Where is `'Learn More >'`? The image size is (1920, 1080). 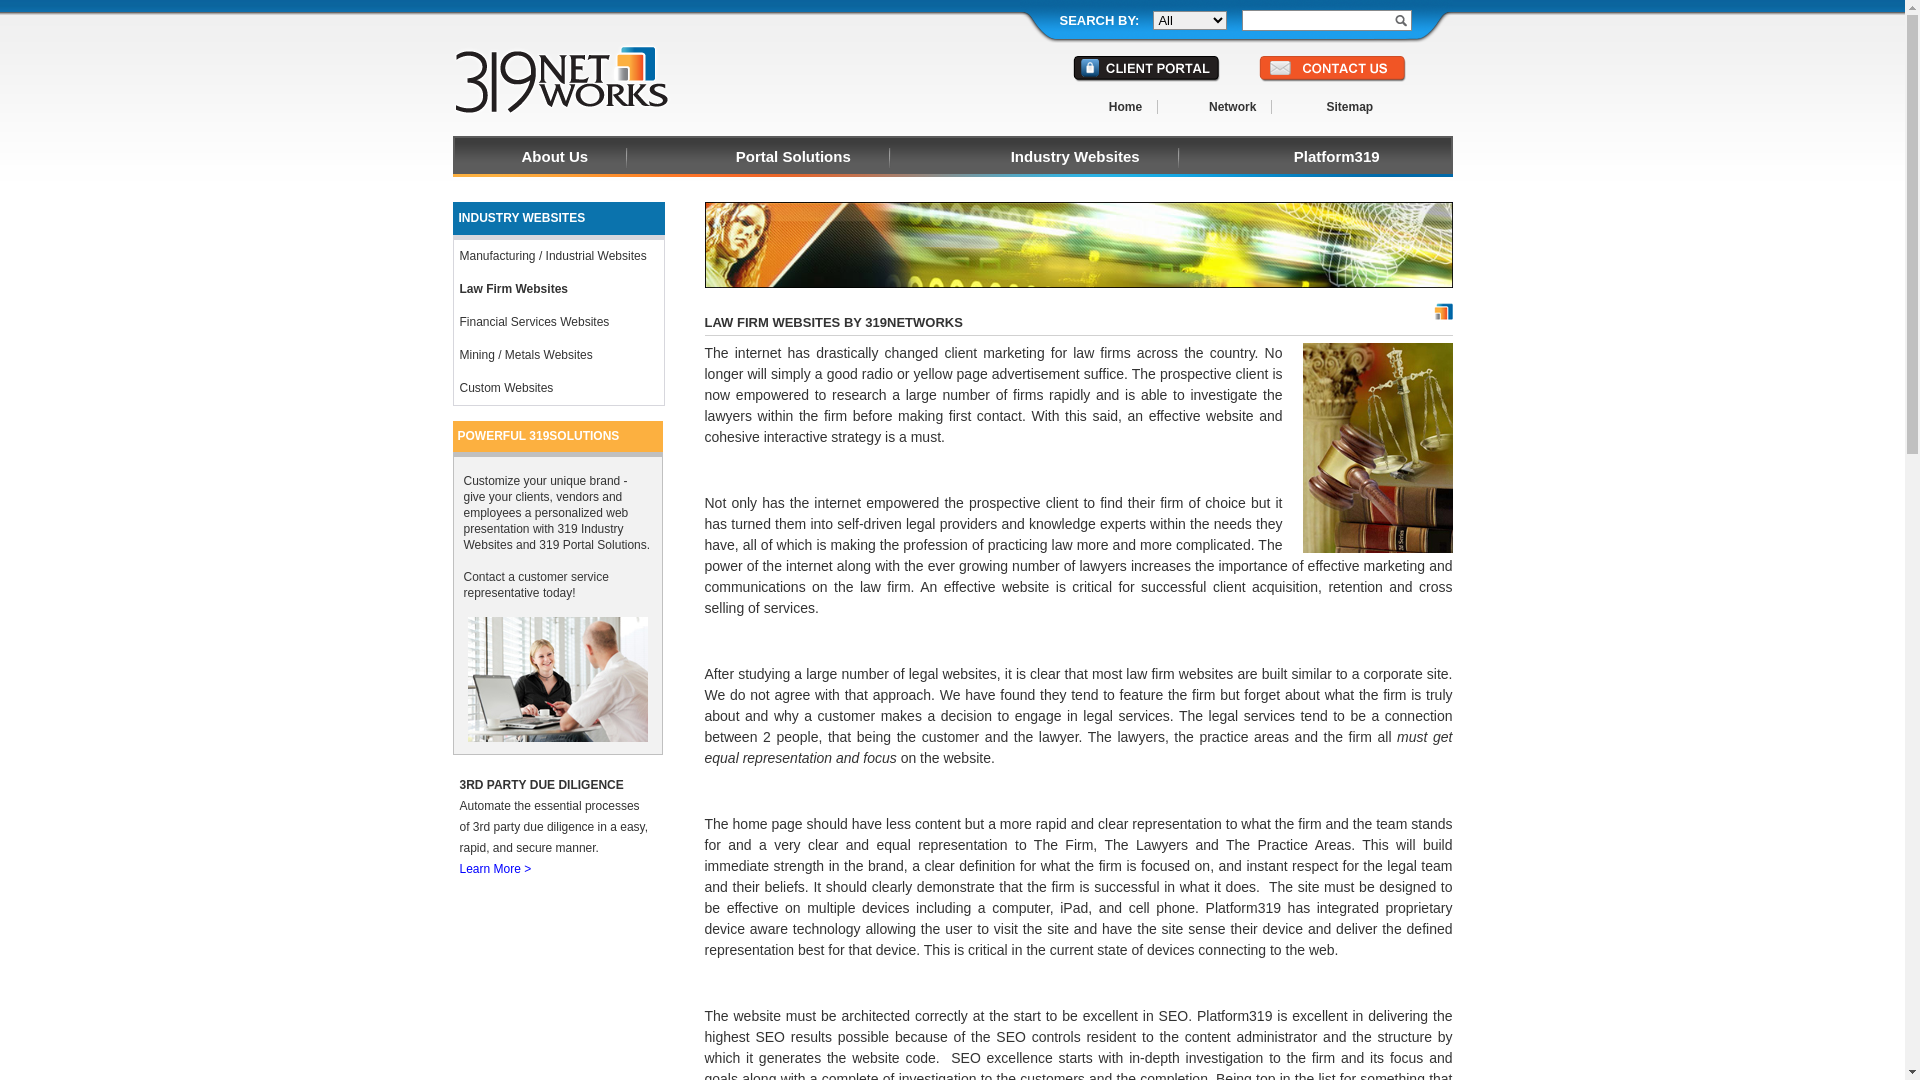 'Learn More >' is located at coordinates (459, 867).